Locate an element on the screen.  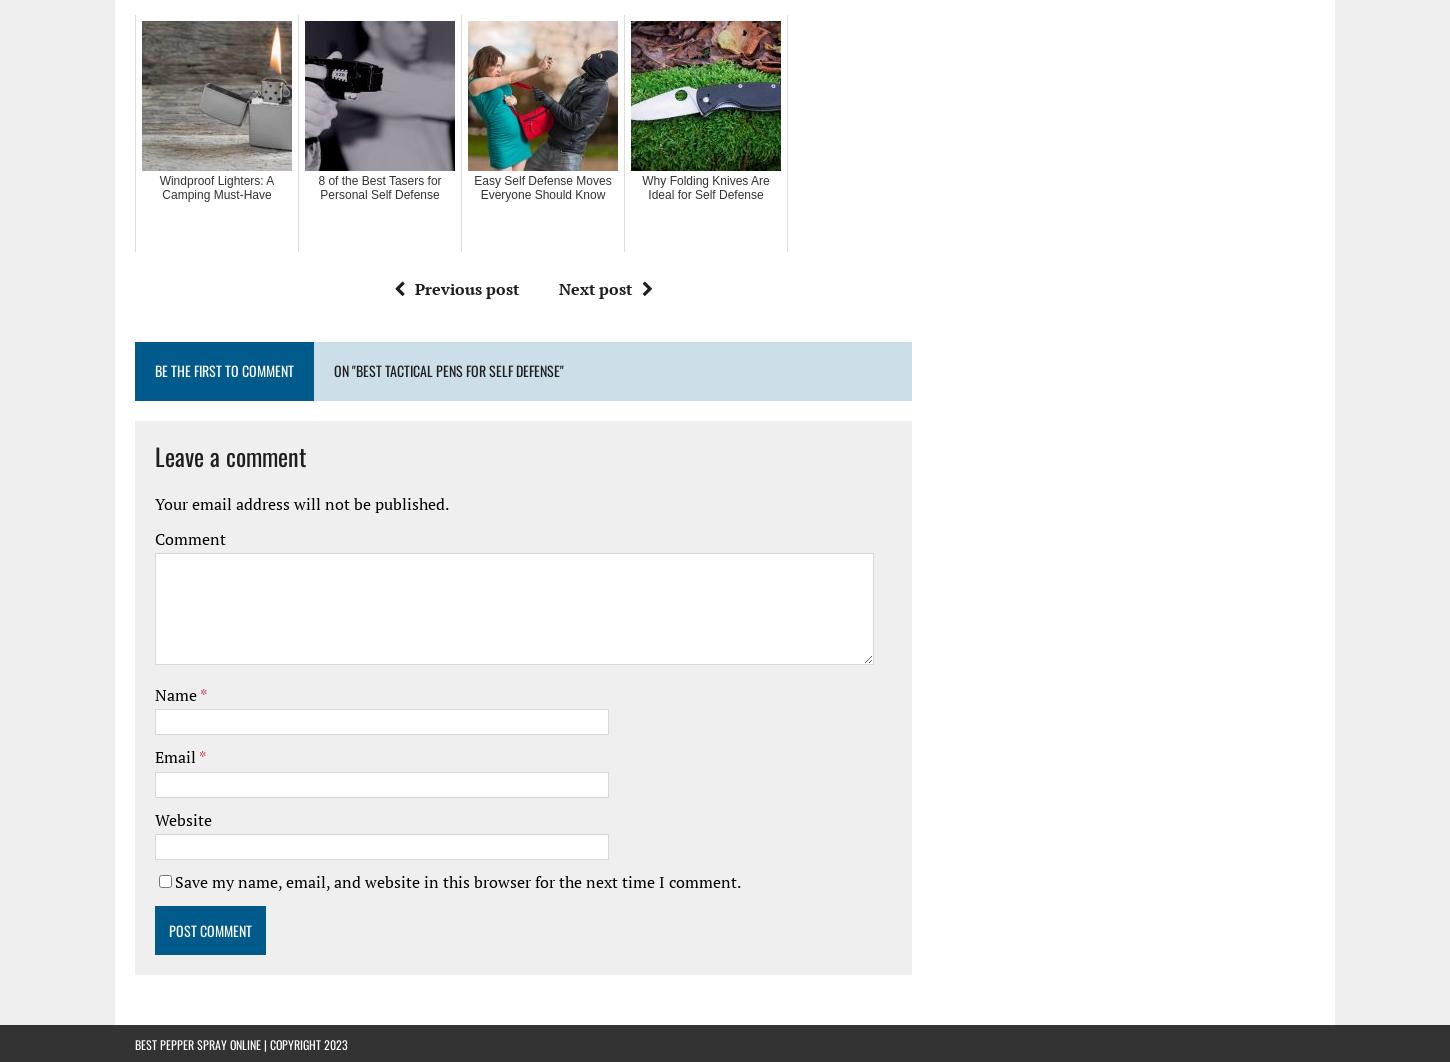
'Your email address will not be published.' is located at coordinates (302, 501).